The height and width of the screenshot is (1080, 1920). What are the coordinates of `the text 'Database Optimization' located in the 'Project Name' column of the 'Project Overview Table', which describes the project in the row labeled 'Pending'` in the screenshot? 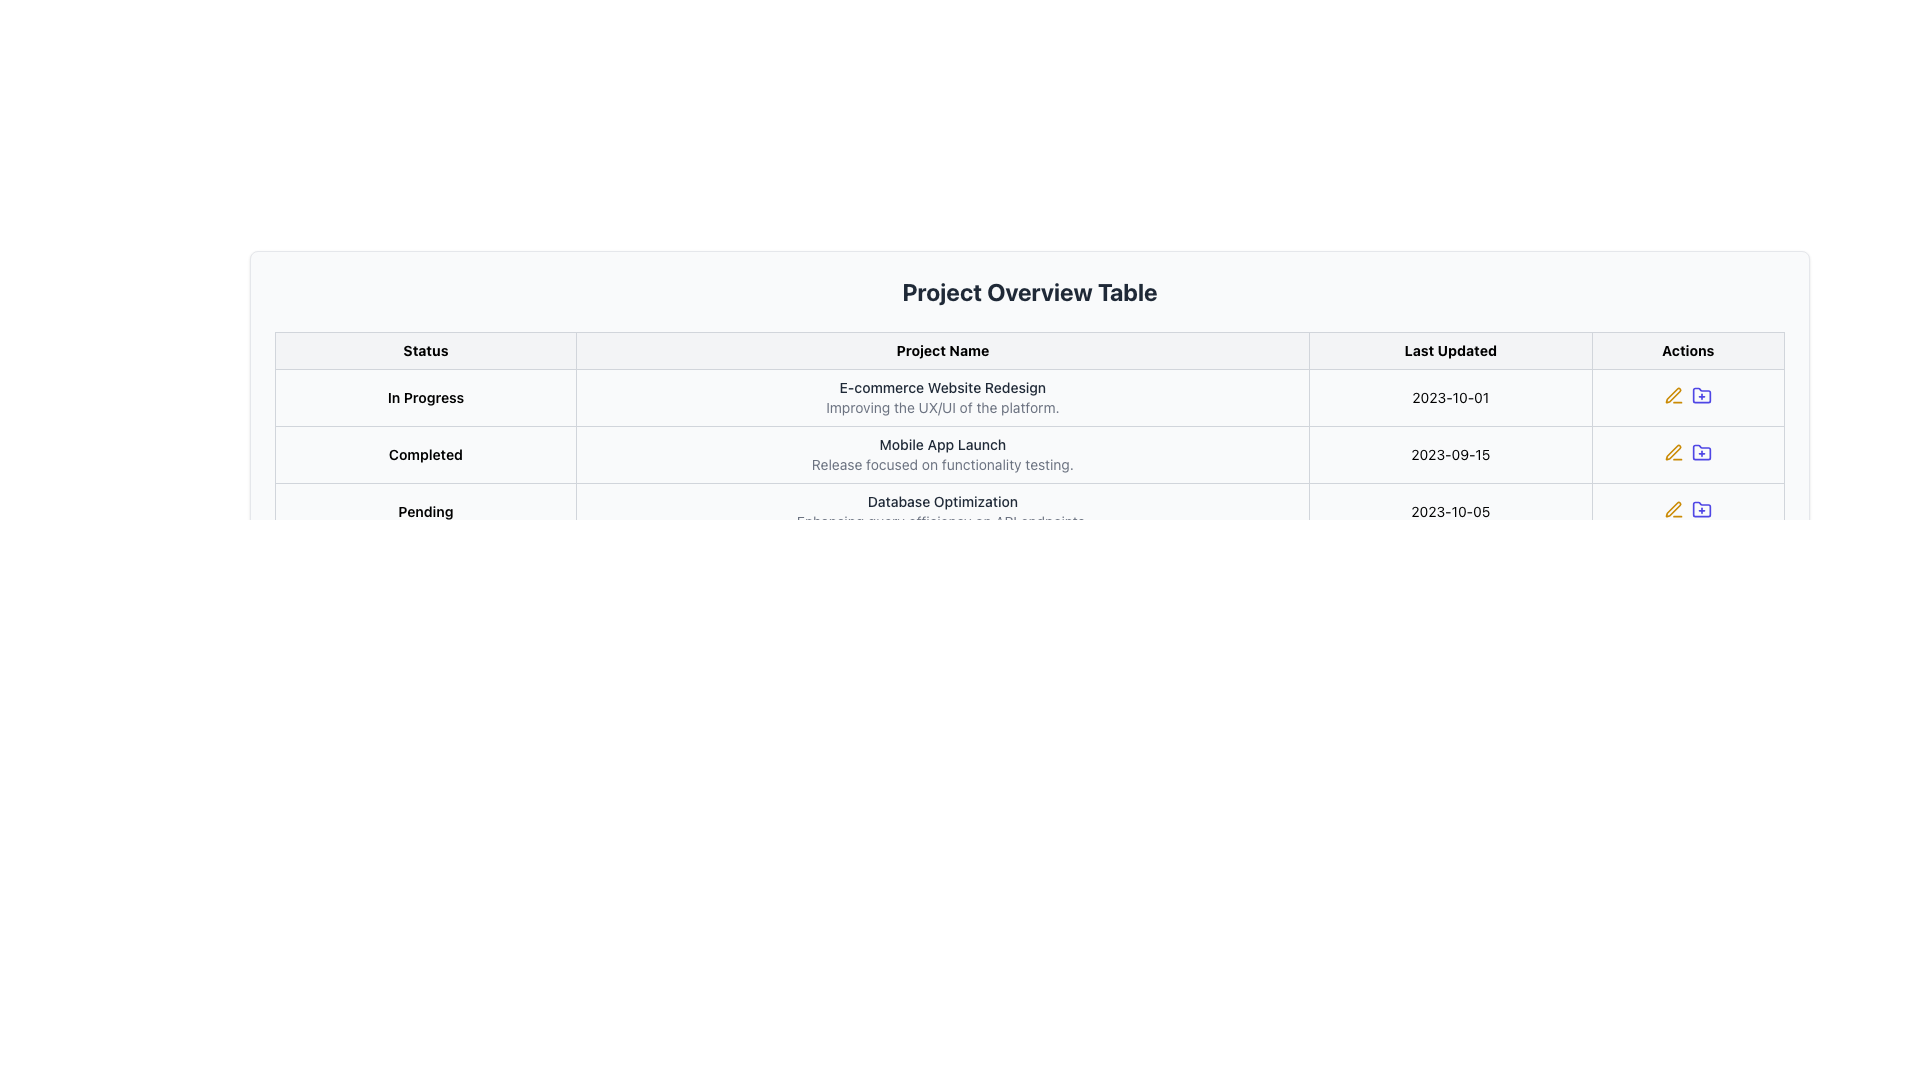 It's located at (941, 500).